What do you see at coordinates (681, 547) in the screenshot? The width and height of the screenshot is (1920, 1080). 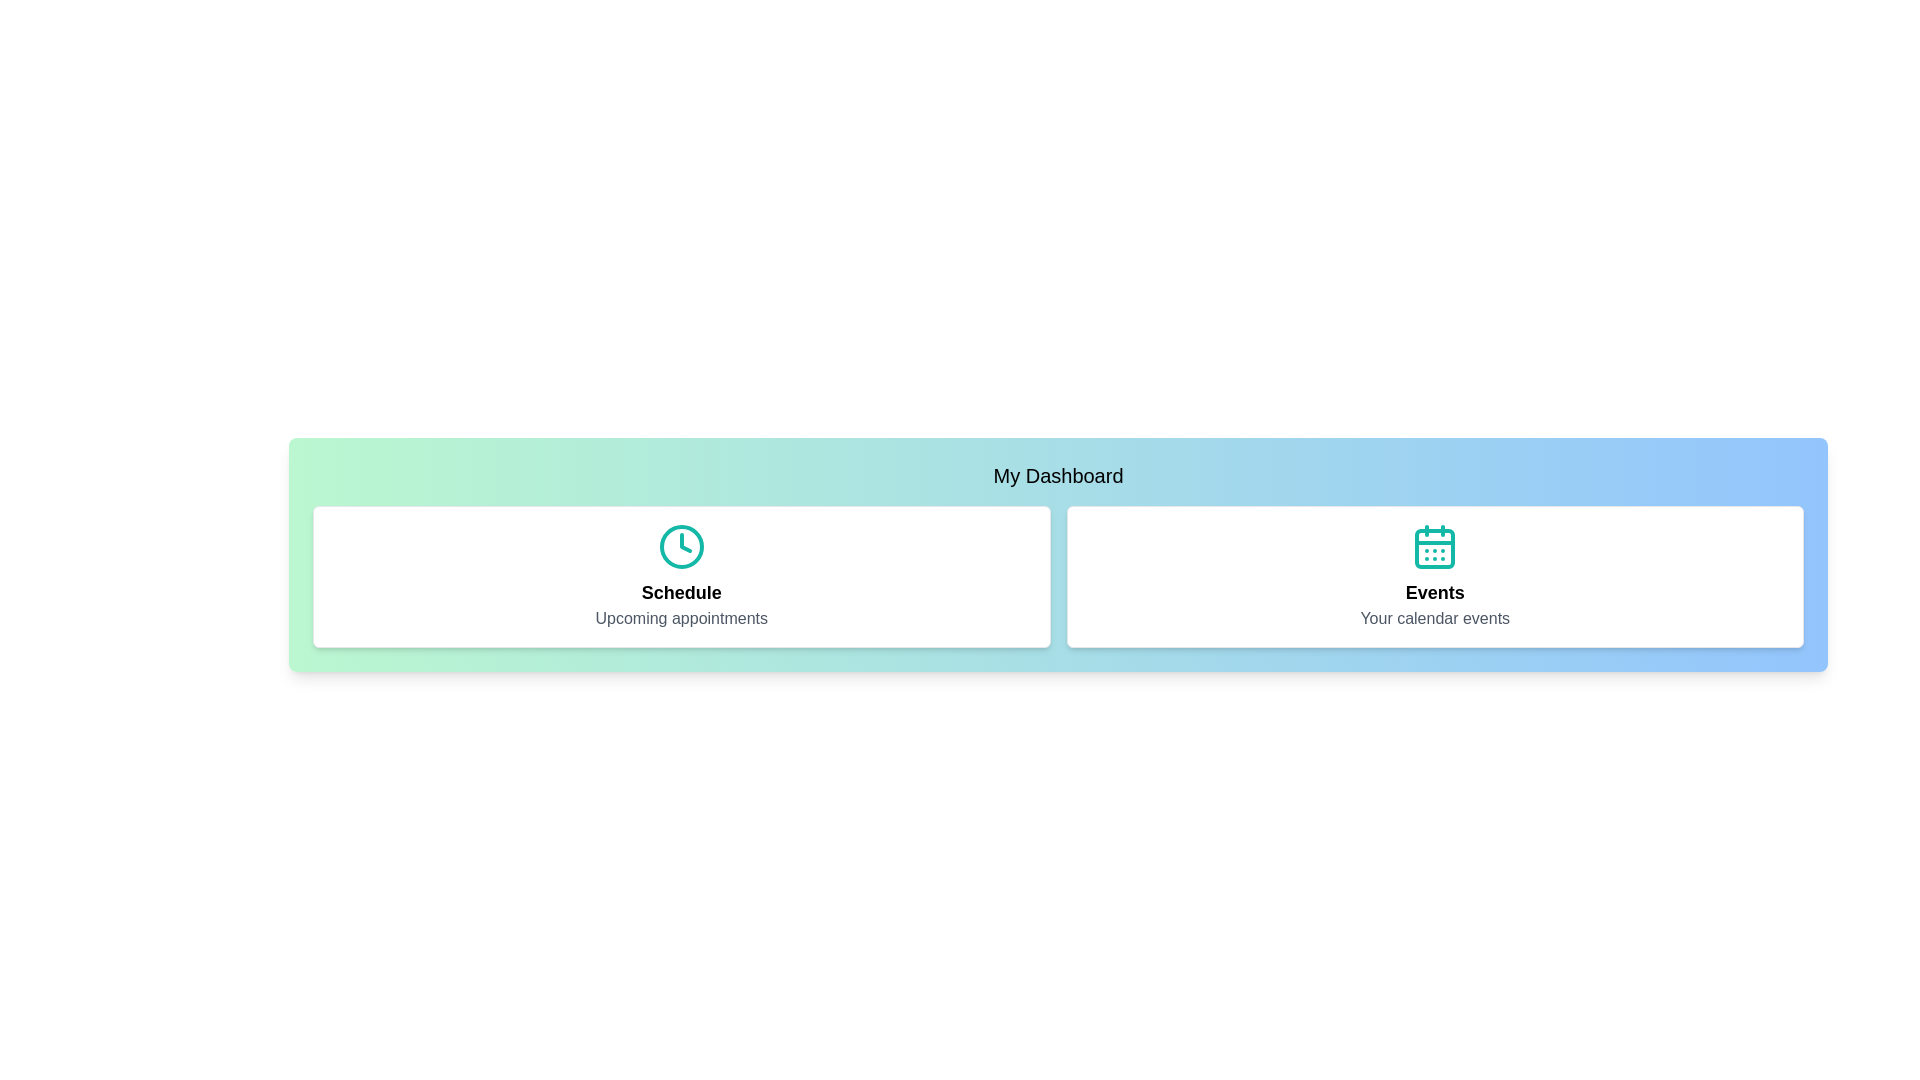 I see `the circular outline icon with a filled clock design, colored teal, located in the 'Schedule' section above the label text` at bounding box center [681, 547].